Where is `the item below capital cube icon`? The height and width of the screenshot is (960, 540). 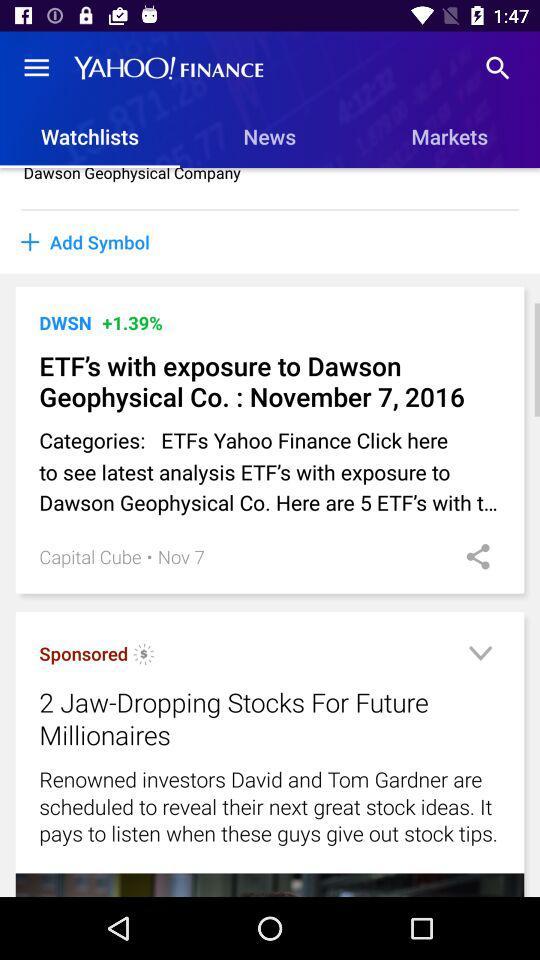
the item below capital cube icon is located at coordinates (82, 652).